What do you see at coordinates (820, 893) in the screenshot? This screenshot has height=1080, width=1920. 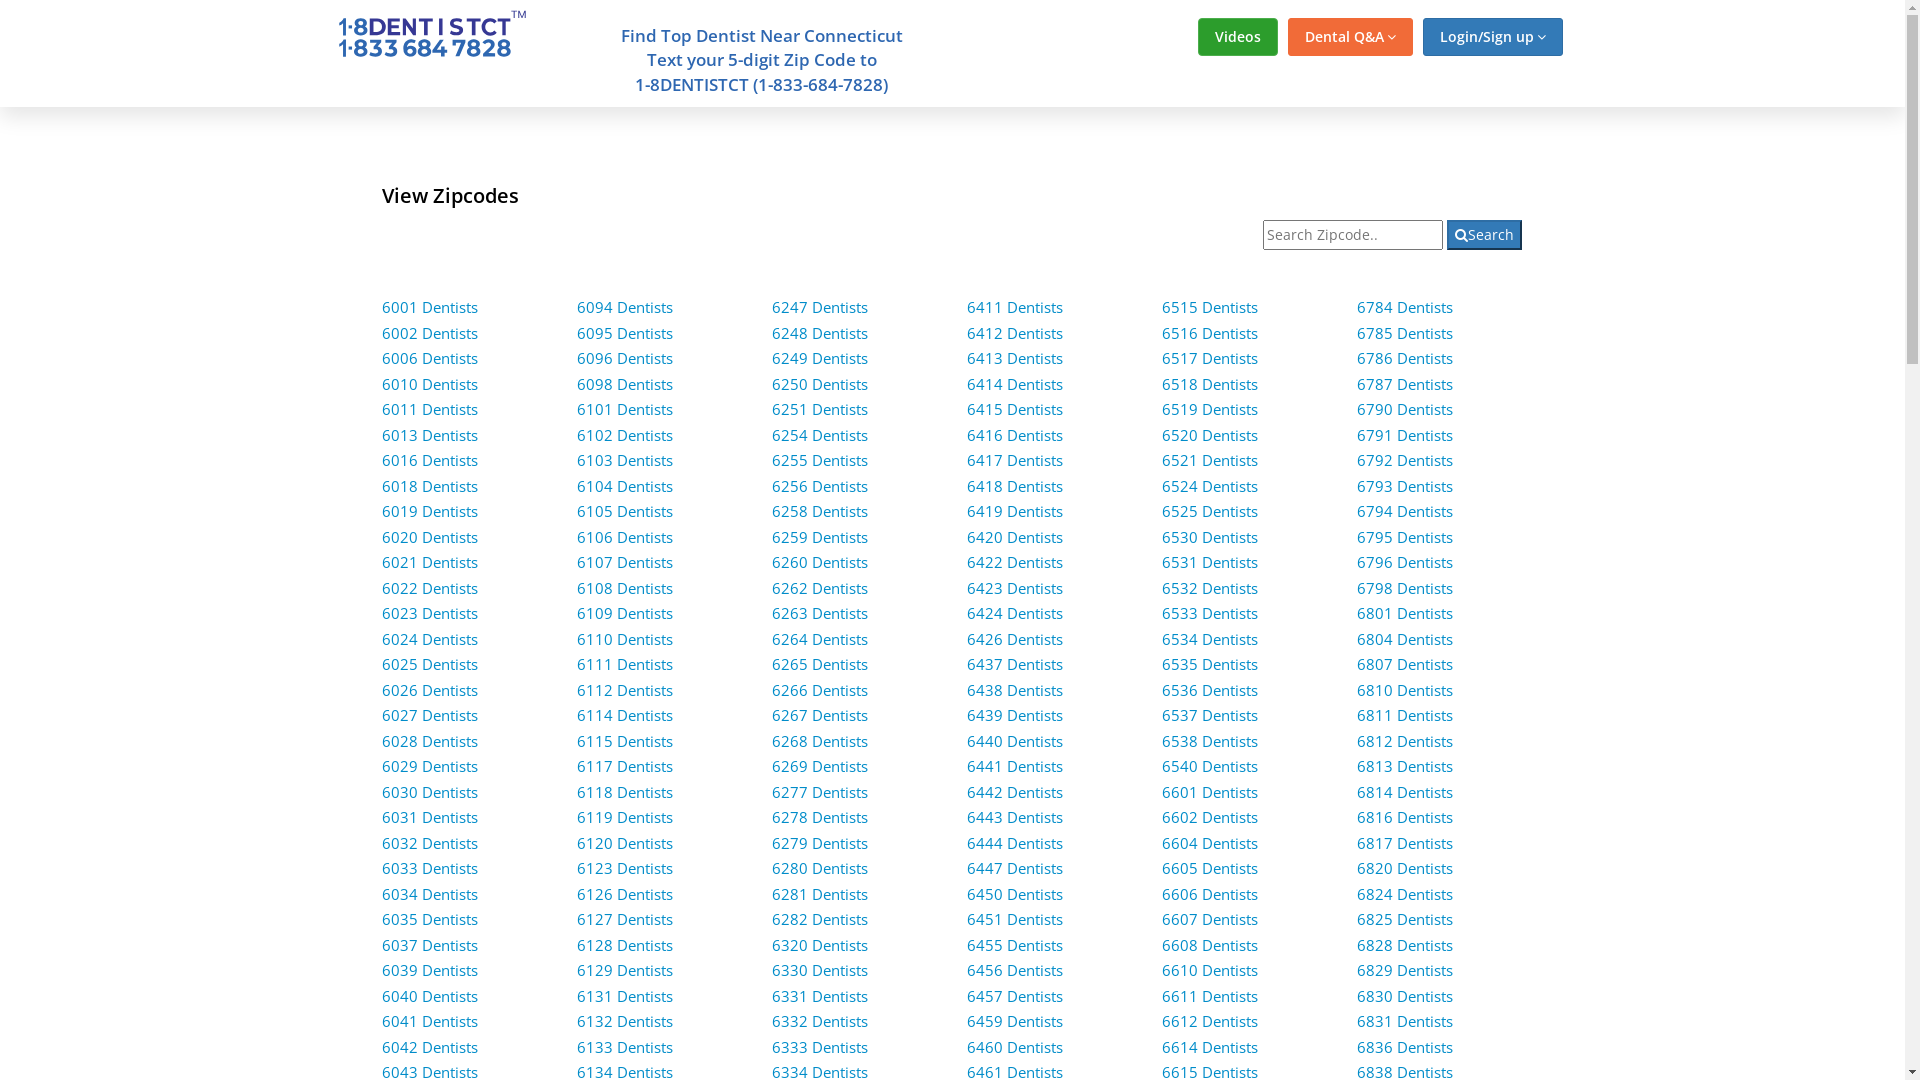 I see `'6281 Dentists'` at bounding box center [820, 893].